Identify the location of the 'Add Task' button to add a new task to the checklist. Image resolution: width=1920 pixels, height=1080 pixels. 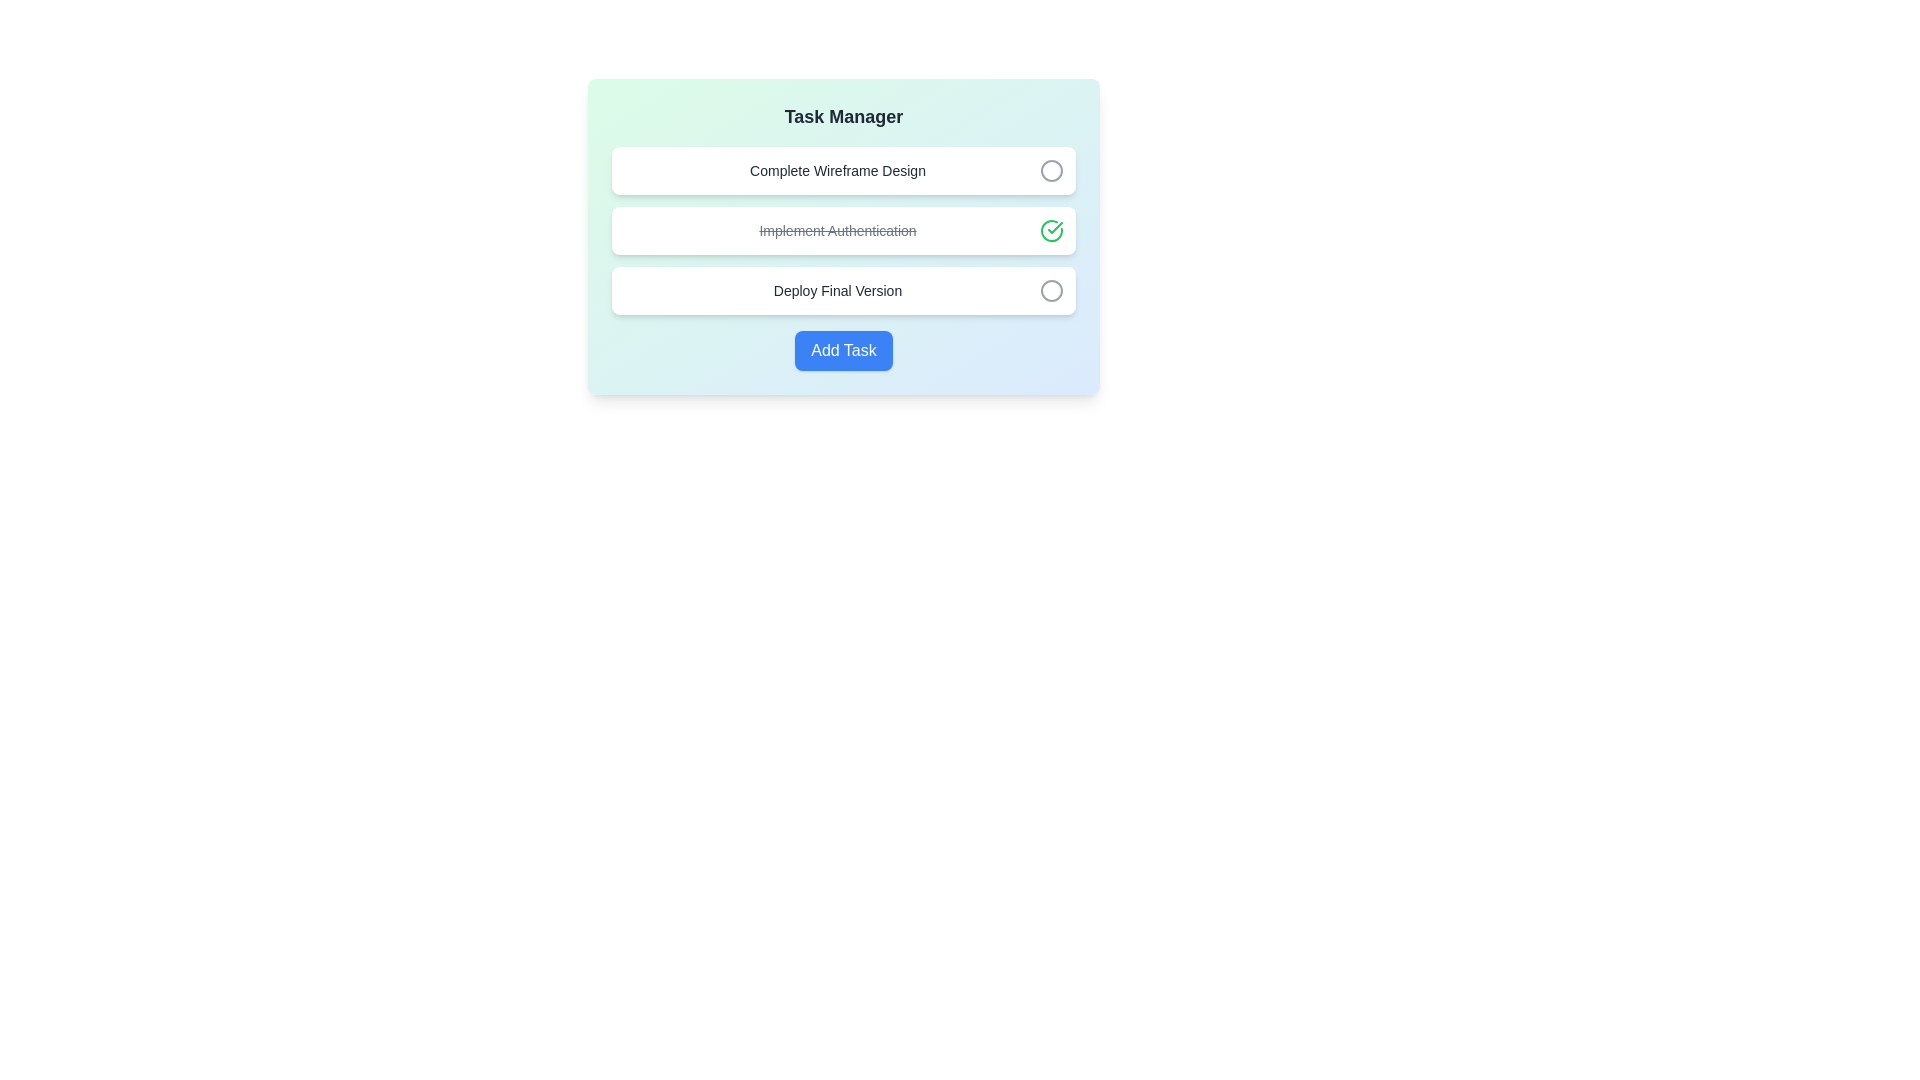
(844, 350).